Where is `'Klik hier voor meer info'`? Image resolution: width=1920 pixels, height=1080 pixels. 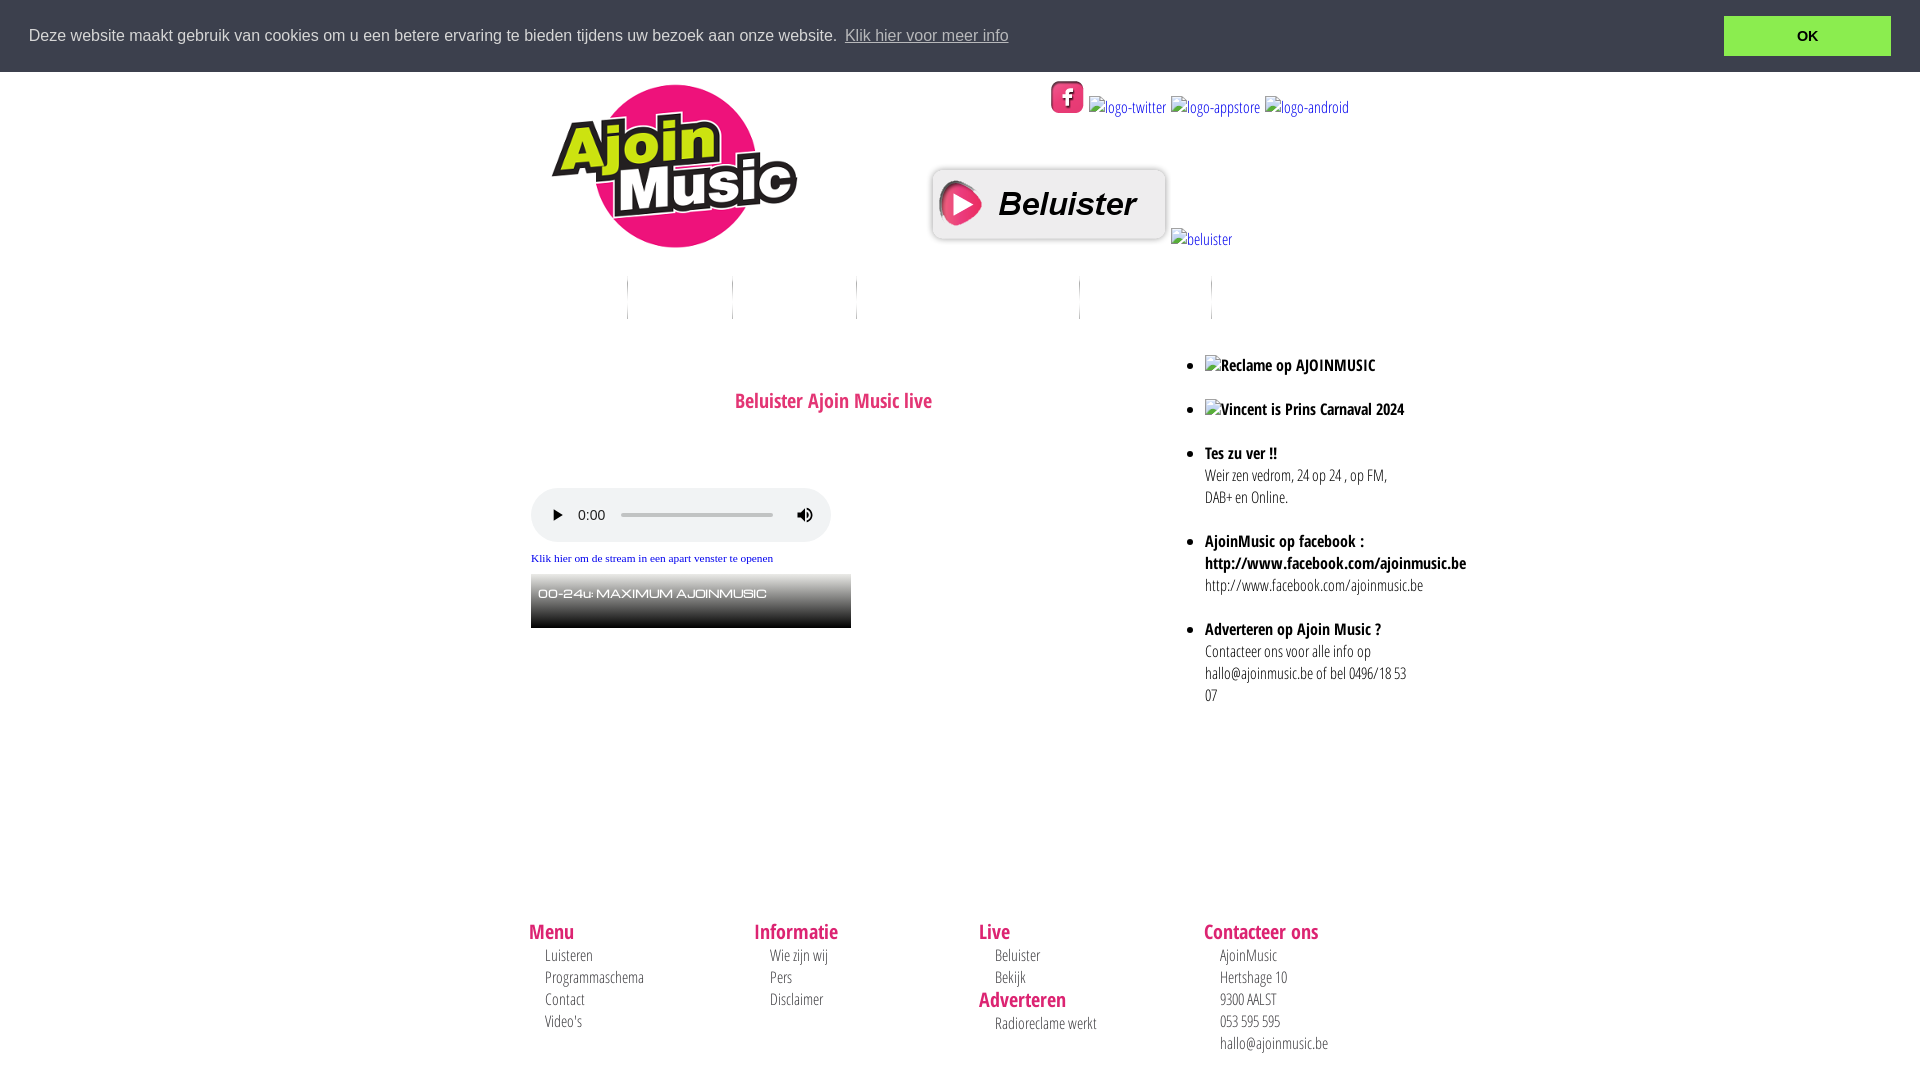
'Klik hier voor meer info' is located at coordinates (925, 35).